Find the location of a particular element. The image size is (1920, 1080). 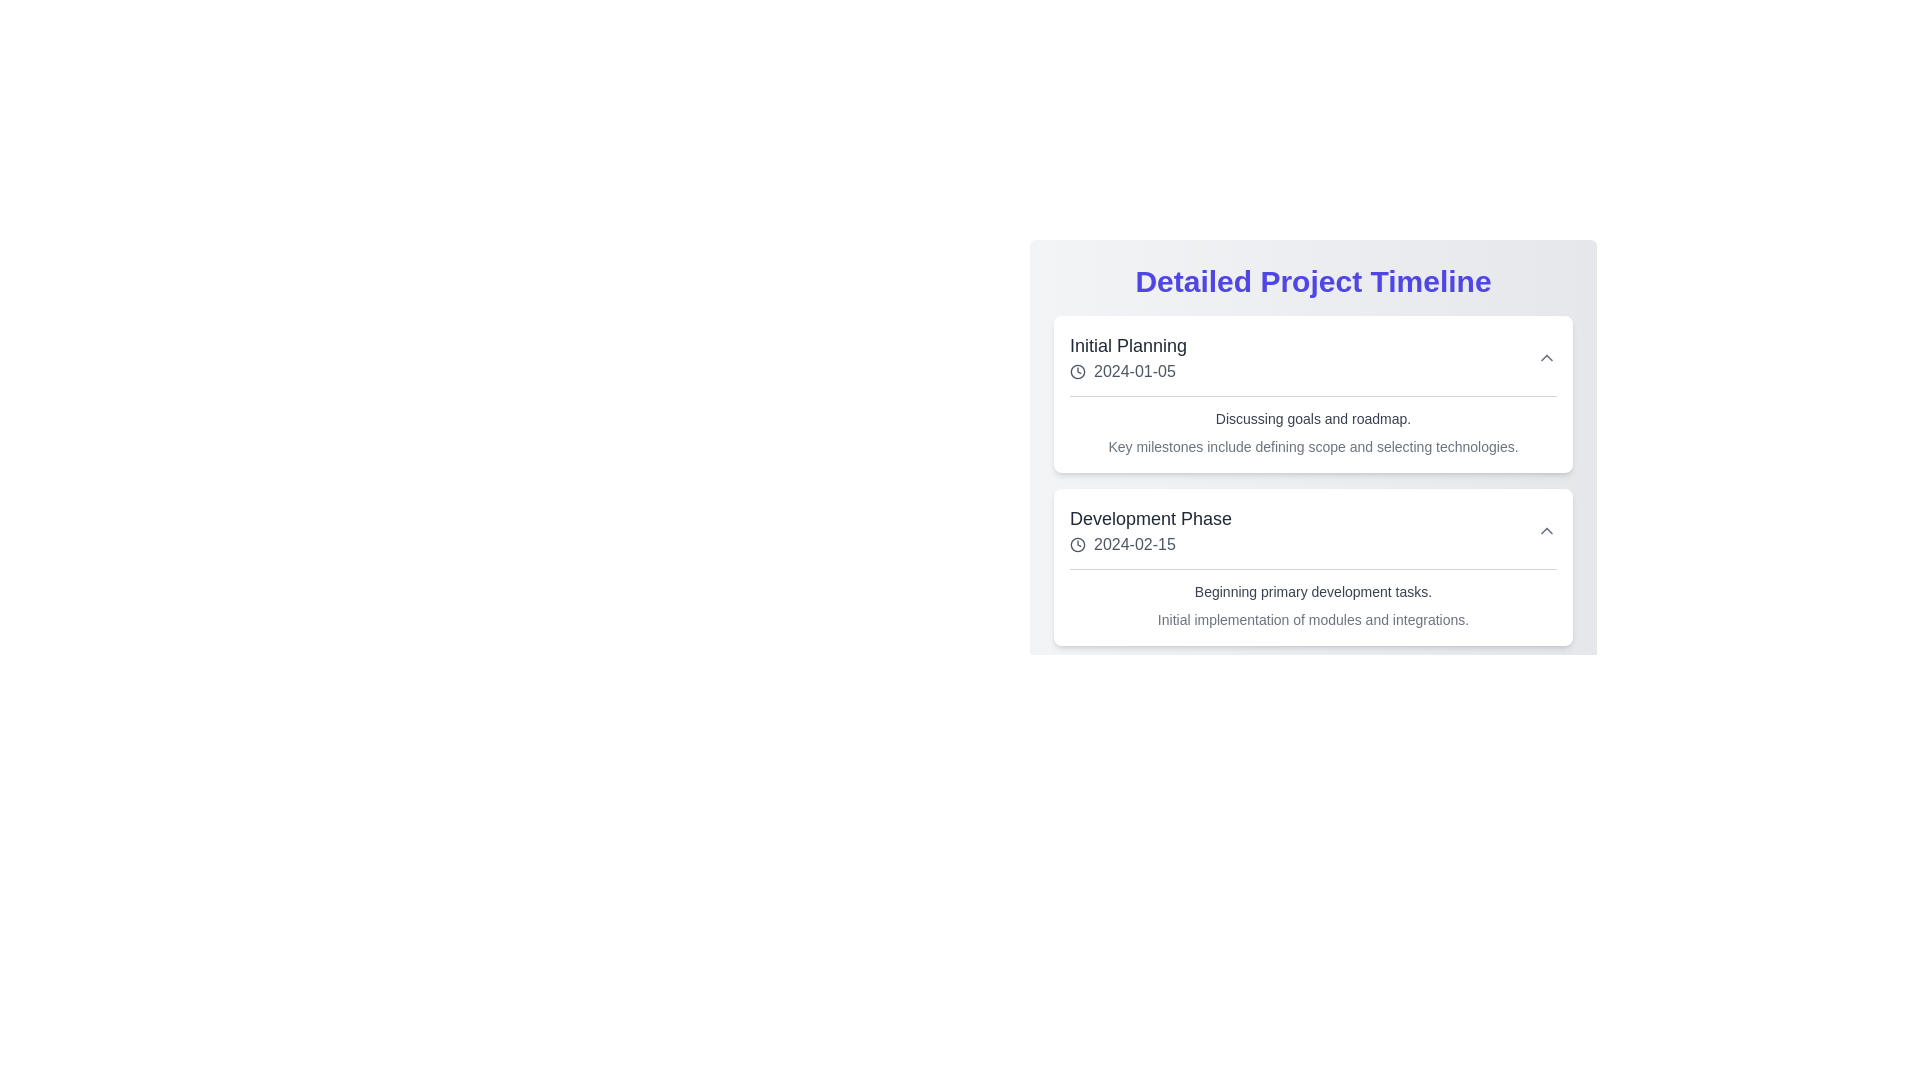

the Label indicating the date associated with the 'Development Phase', positioned below the 'Development Phase' text and next to a clock icon is located at coordinates (1151, 544).